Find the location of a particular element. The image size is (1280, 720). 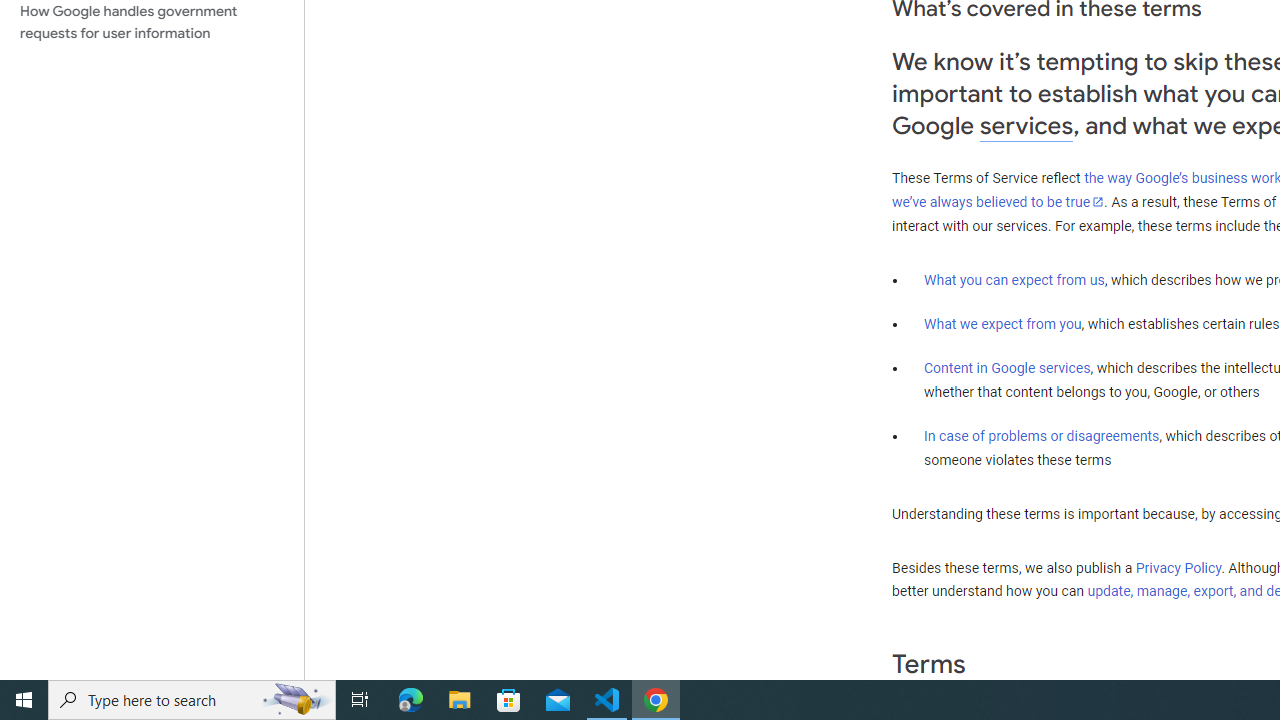

'In case of problems or disagreements' is located at coordinates (1040, 434).